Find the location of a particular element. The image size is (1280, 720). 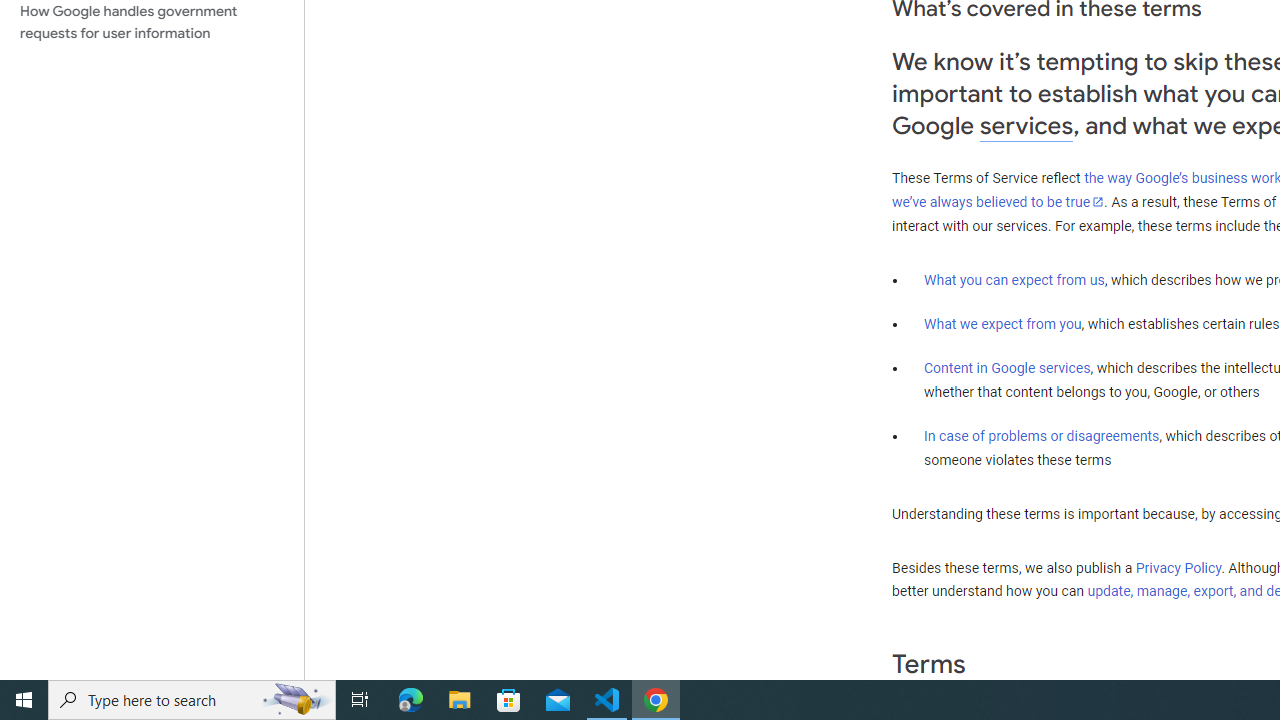

'In case of problems or disagreements' is located at coordinates (1040, 434).